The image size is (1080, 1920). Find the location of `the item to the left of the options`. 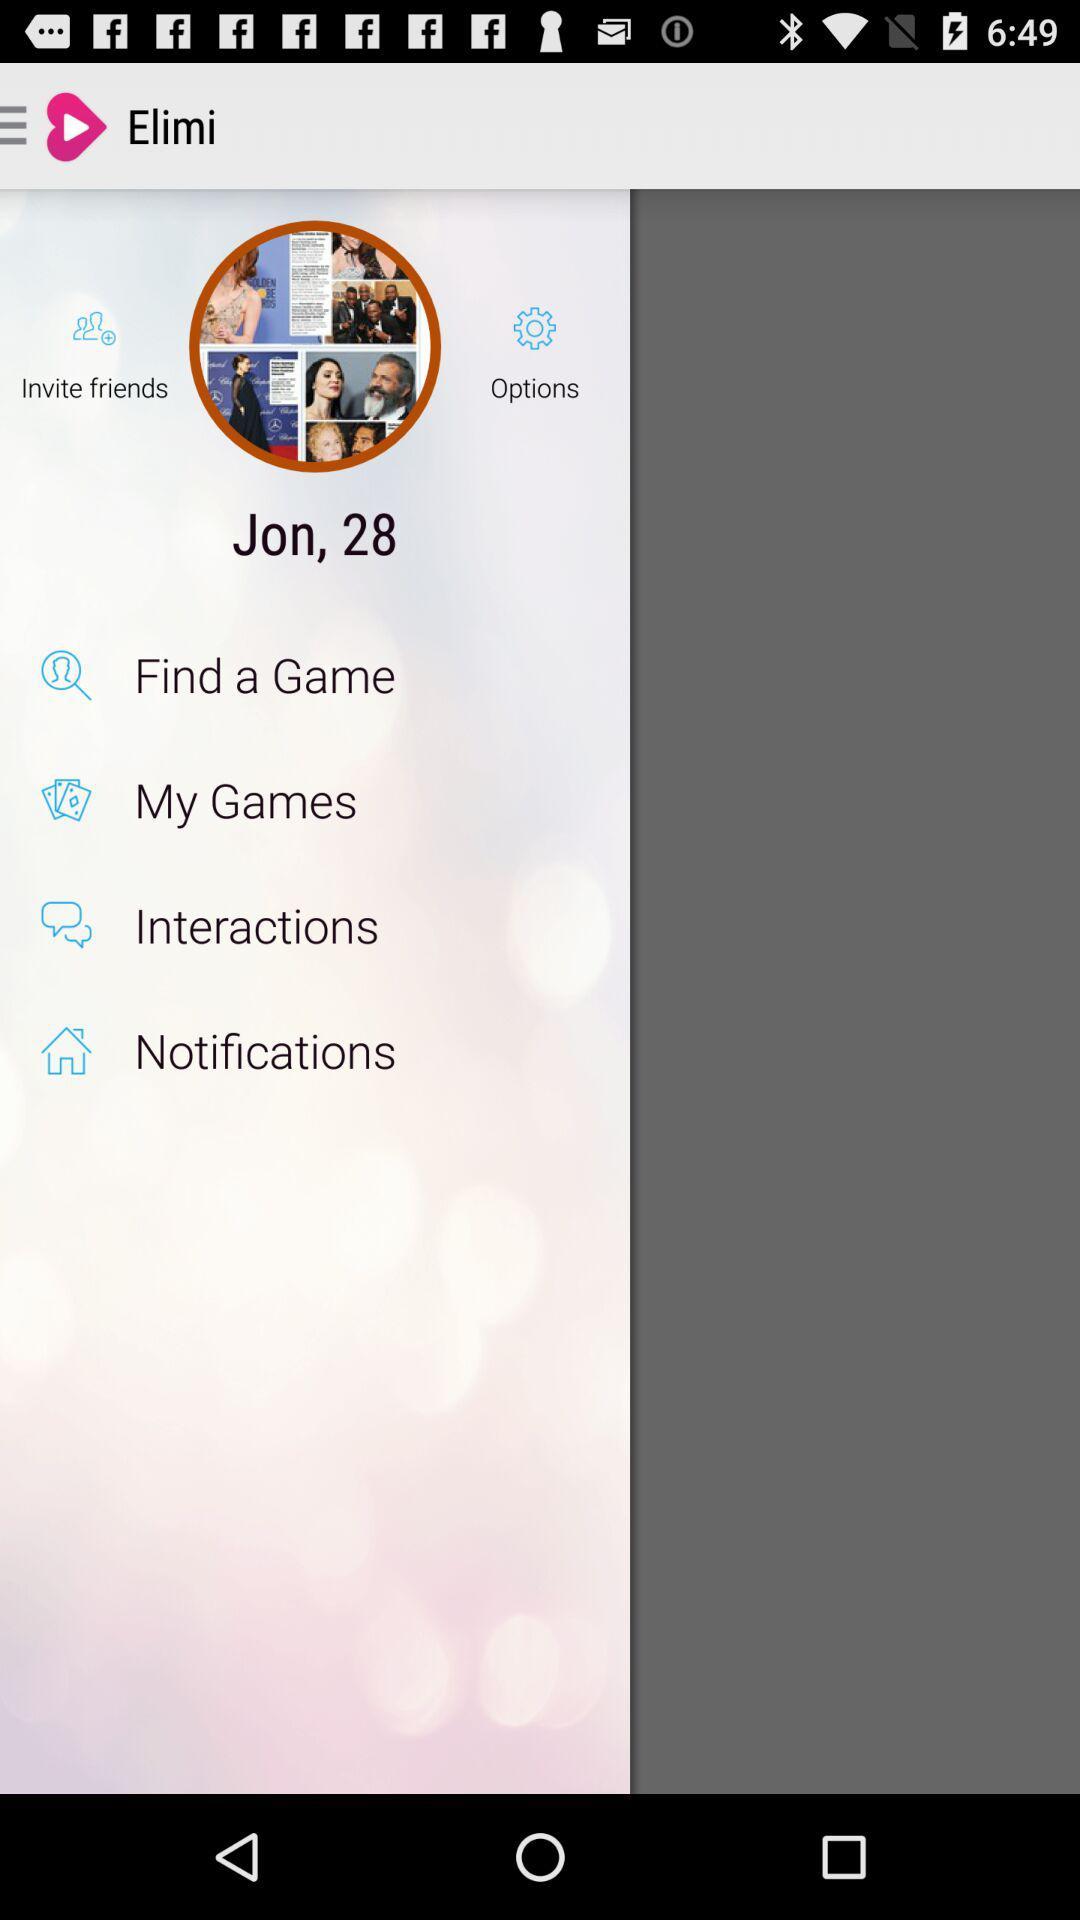

the item to the left of the options is located at coordinates (315, 346).